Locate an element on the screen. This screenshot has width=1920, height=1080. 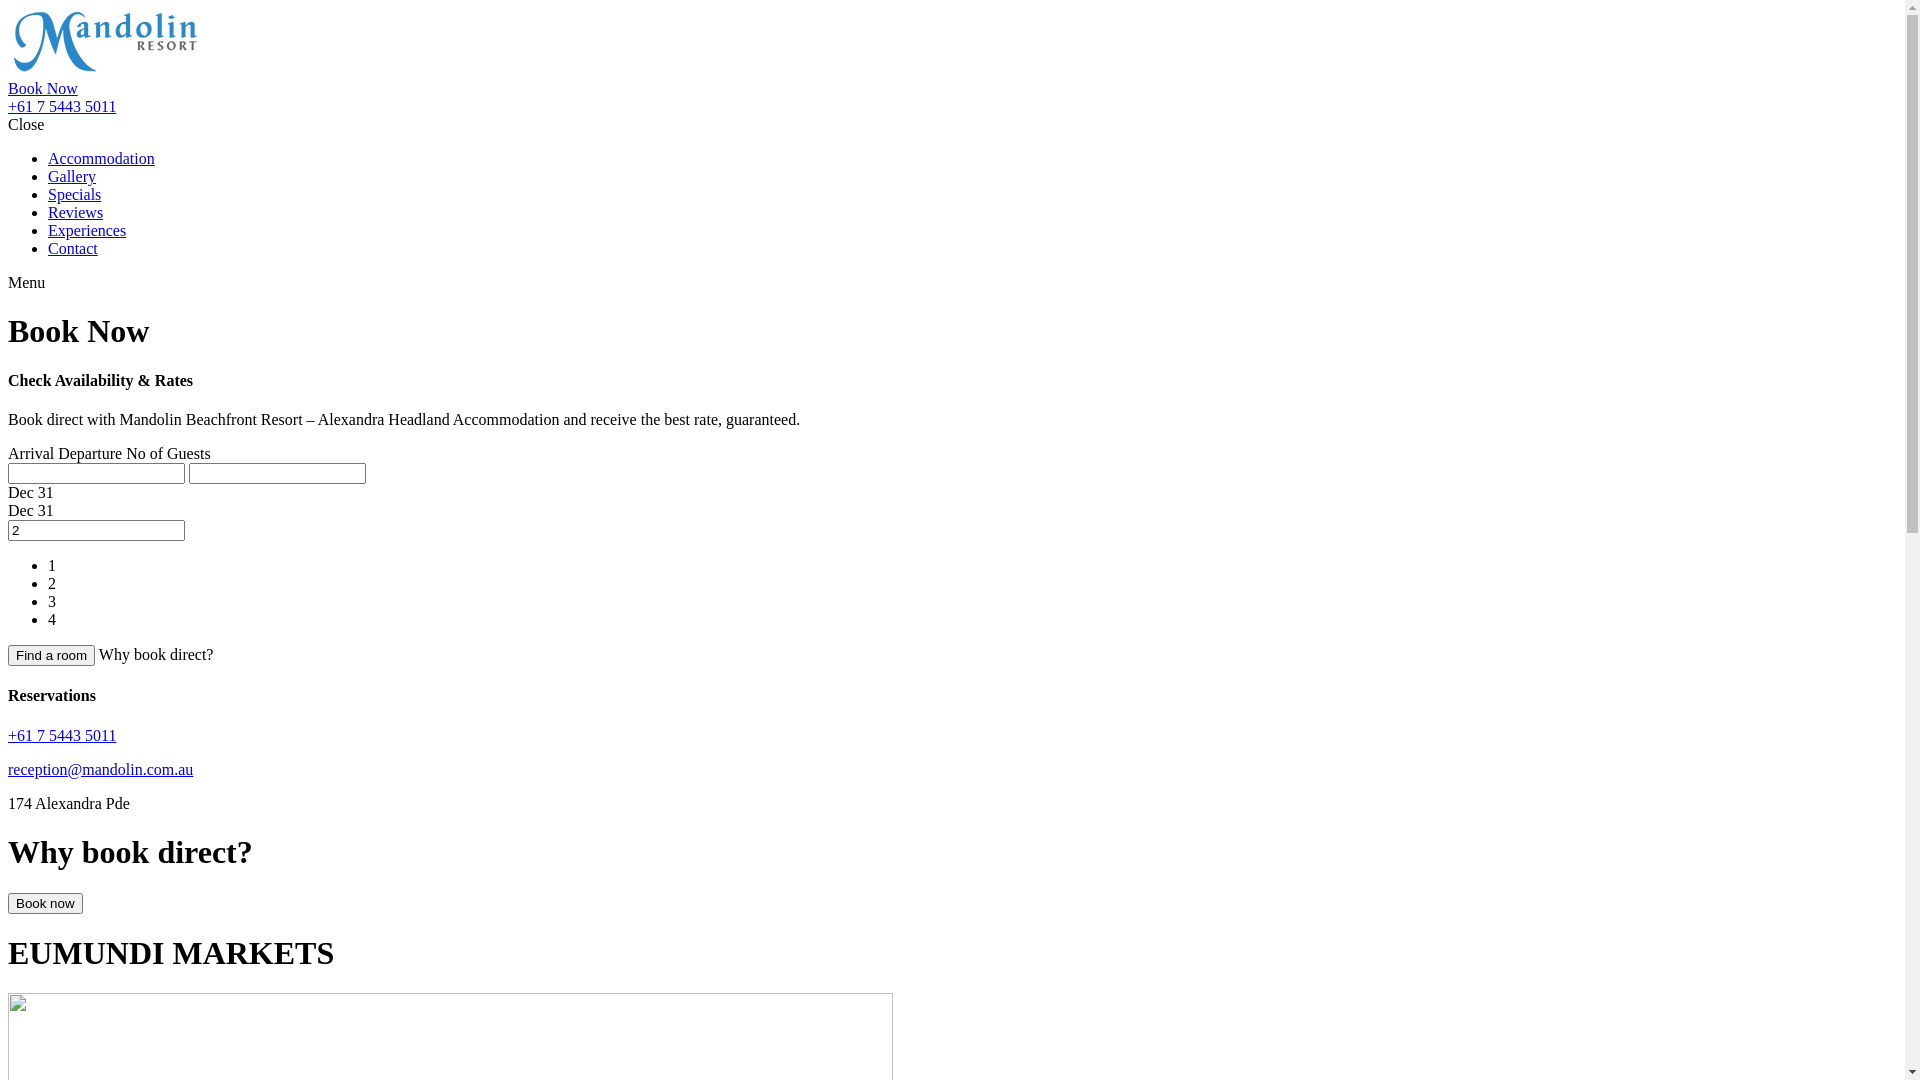
'1 is located at coordinates (8, 574).